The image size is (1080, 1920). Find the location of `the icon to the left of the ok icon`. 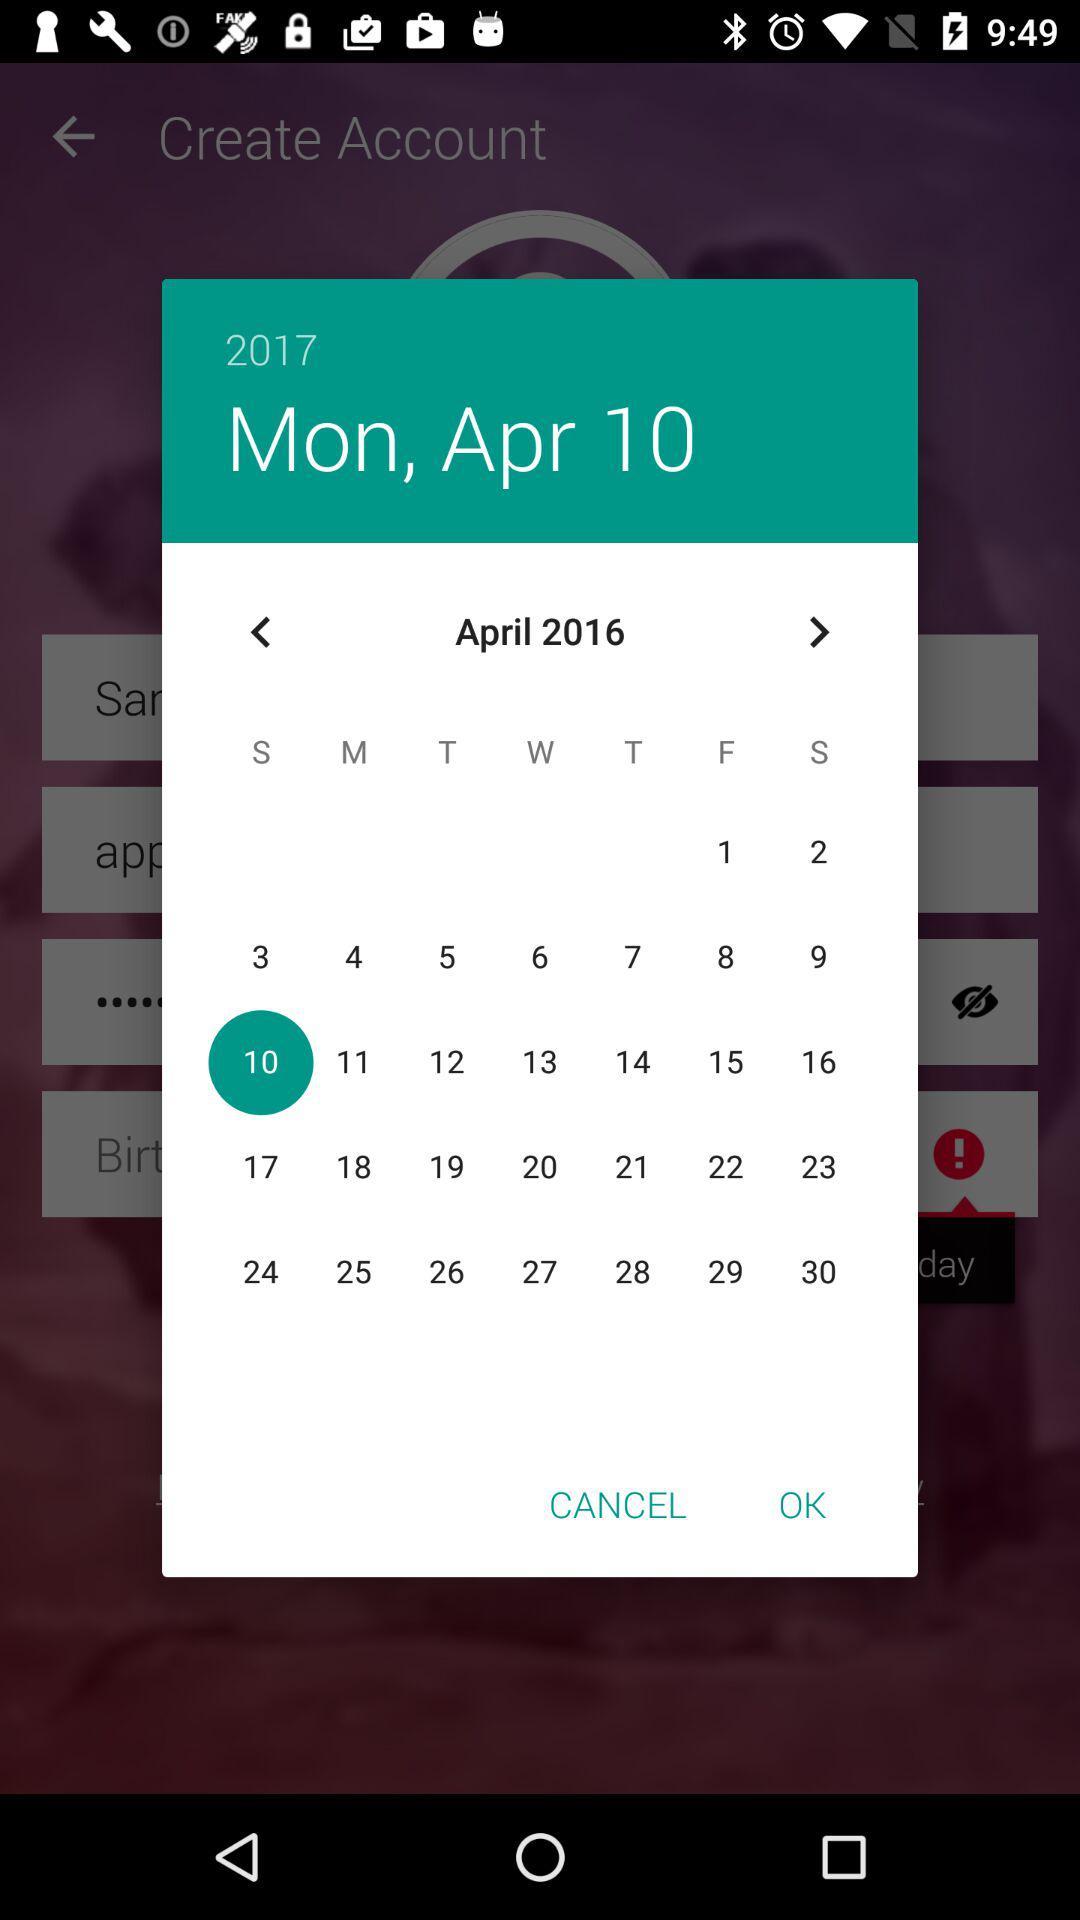

the icon to the left of the ok icon is located at coordinates (616, 1503).